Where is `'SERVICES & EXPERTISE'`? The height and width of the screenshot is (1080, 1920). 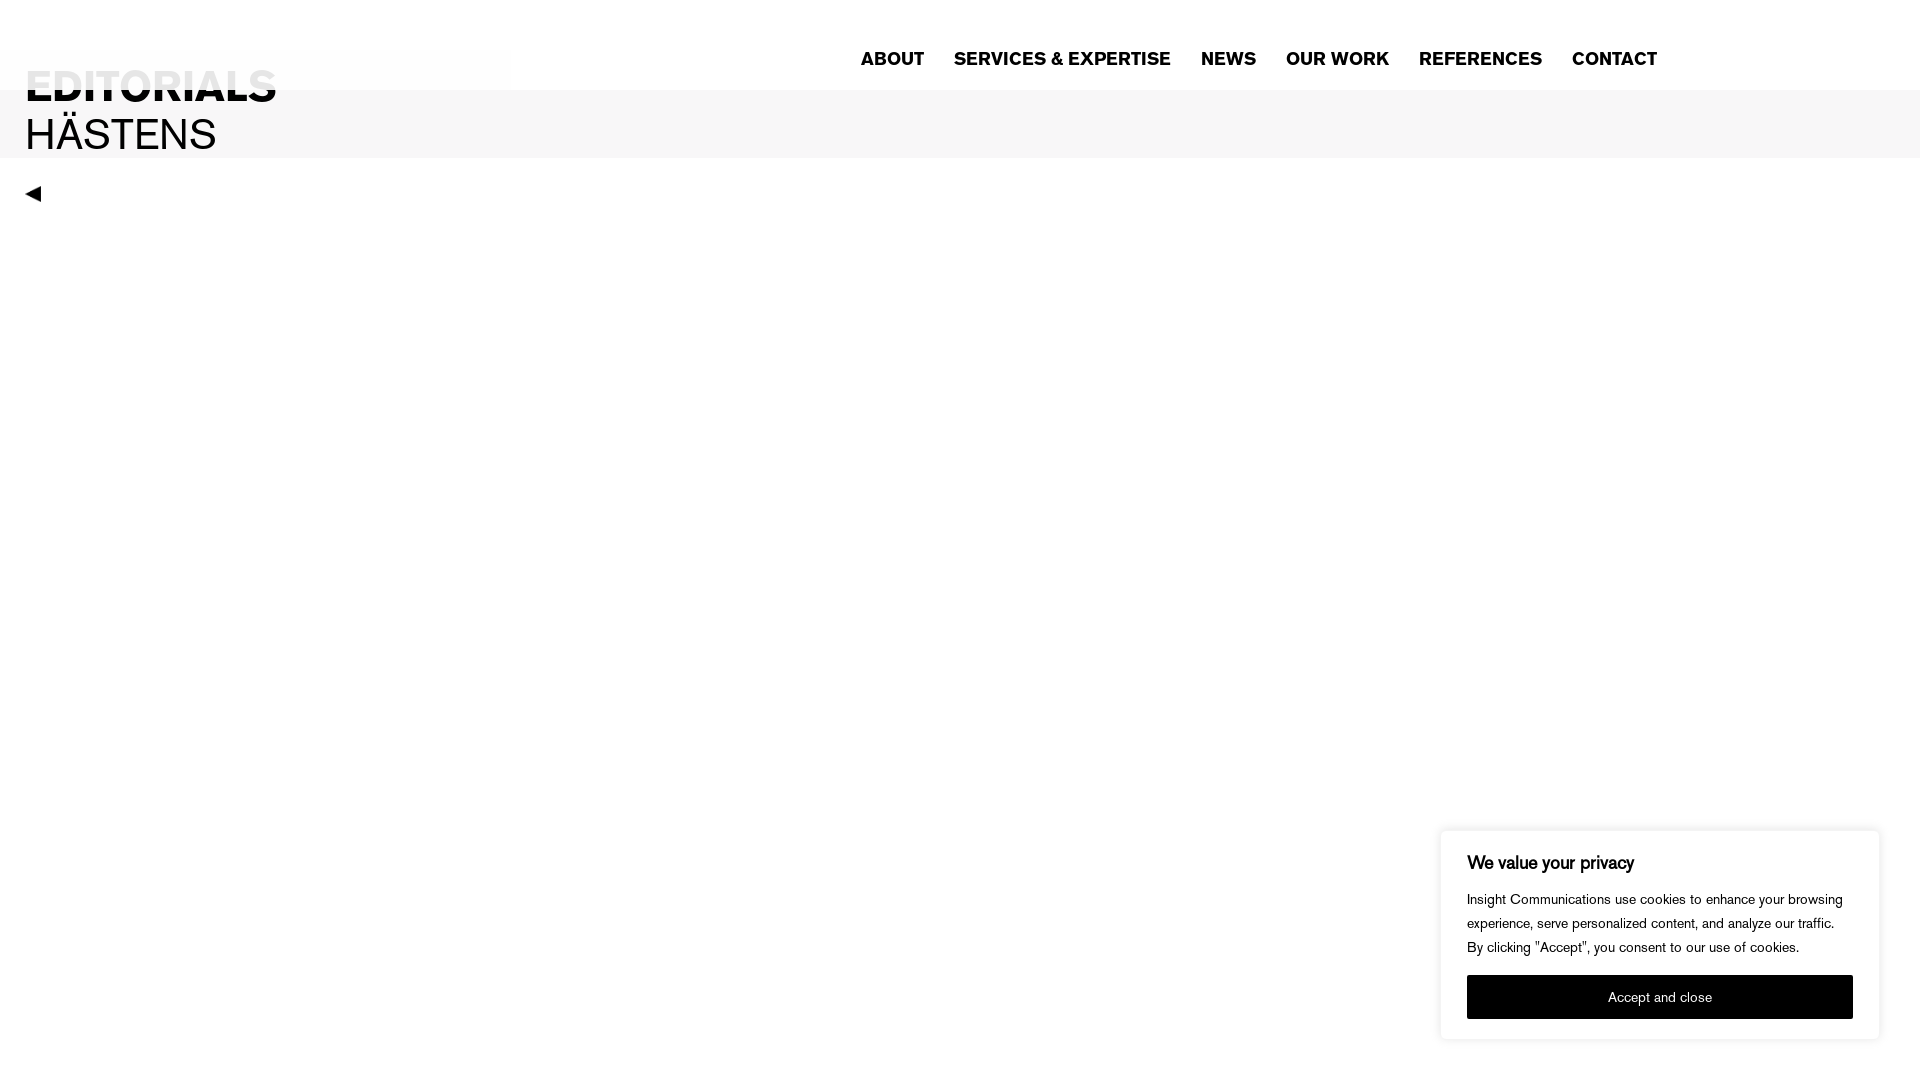 'SERVICES & EXPERTISE' is located at coordinates (1061, 62).